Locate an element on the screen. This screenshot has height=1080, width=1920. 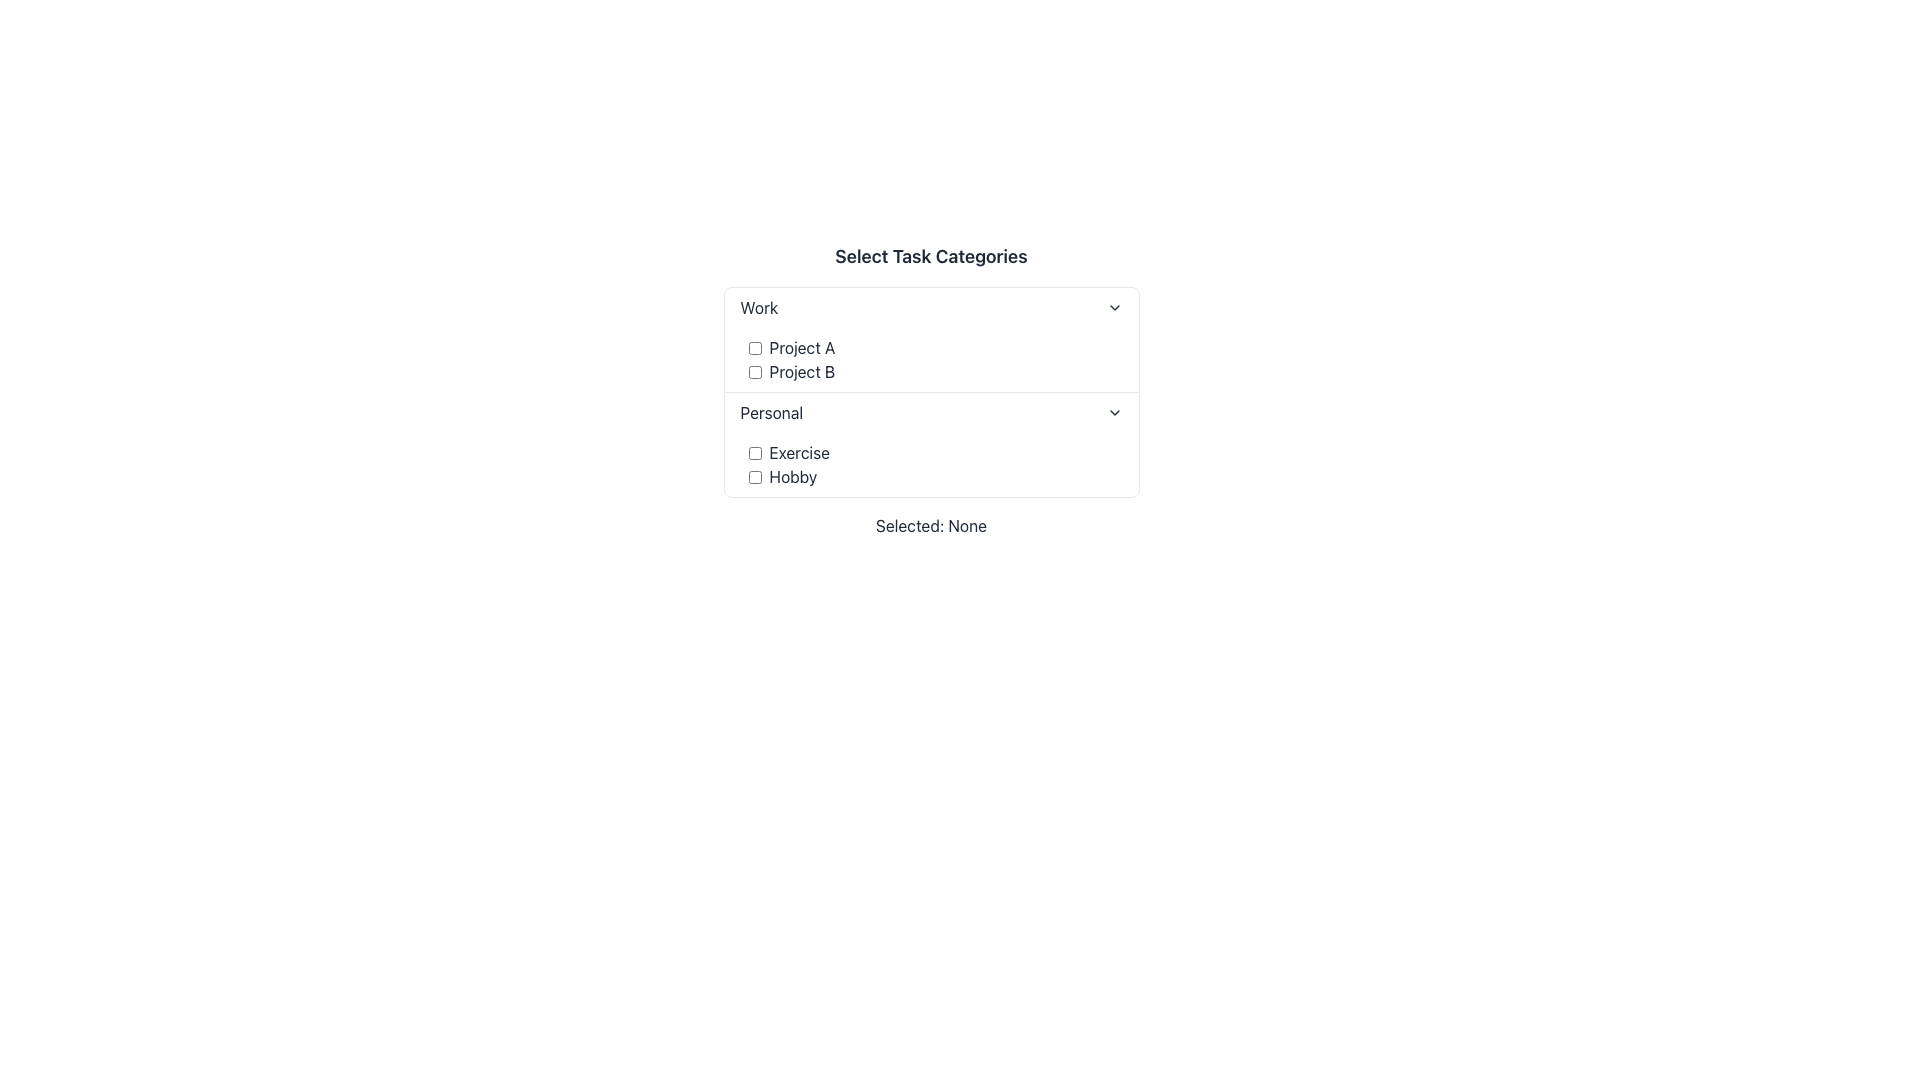
the downward-pointing chevron-shaped icon located to the right of the text 'Personal' in the 'Select Task Categories' panel is located at coordinates (1113, 411).